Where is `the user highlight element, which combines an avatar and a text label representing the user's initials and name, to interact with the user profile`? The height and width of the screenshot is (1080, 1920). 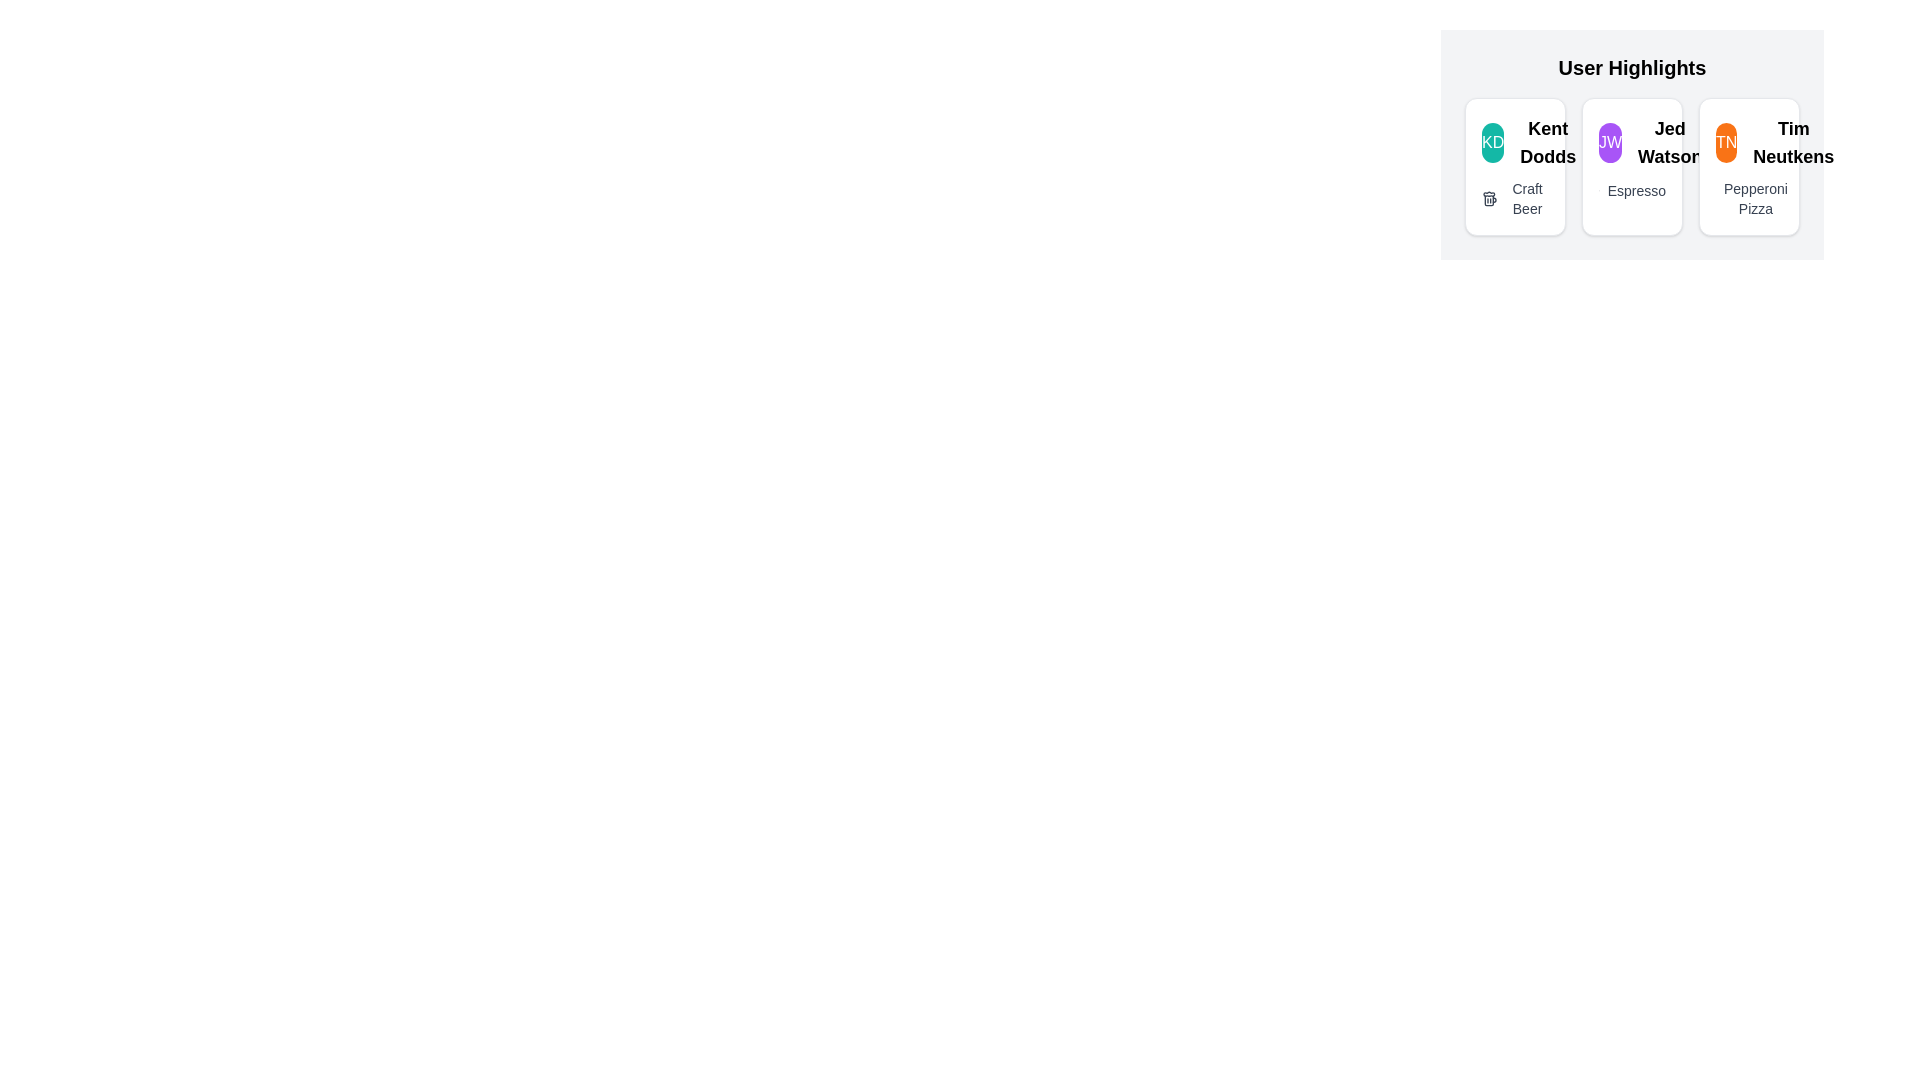
the user highlight element, which combines an avatar and a text label representing the user's initials and name, to interact with the user profile is located at coordinates (1632, 141).